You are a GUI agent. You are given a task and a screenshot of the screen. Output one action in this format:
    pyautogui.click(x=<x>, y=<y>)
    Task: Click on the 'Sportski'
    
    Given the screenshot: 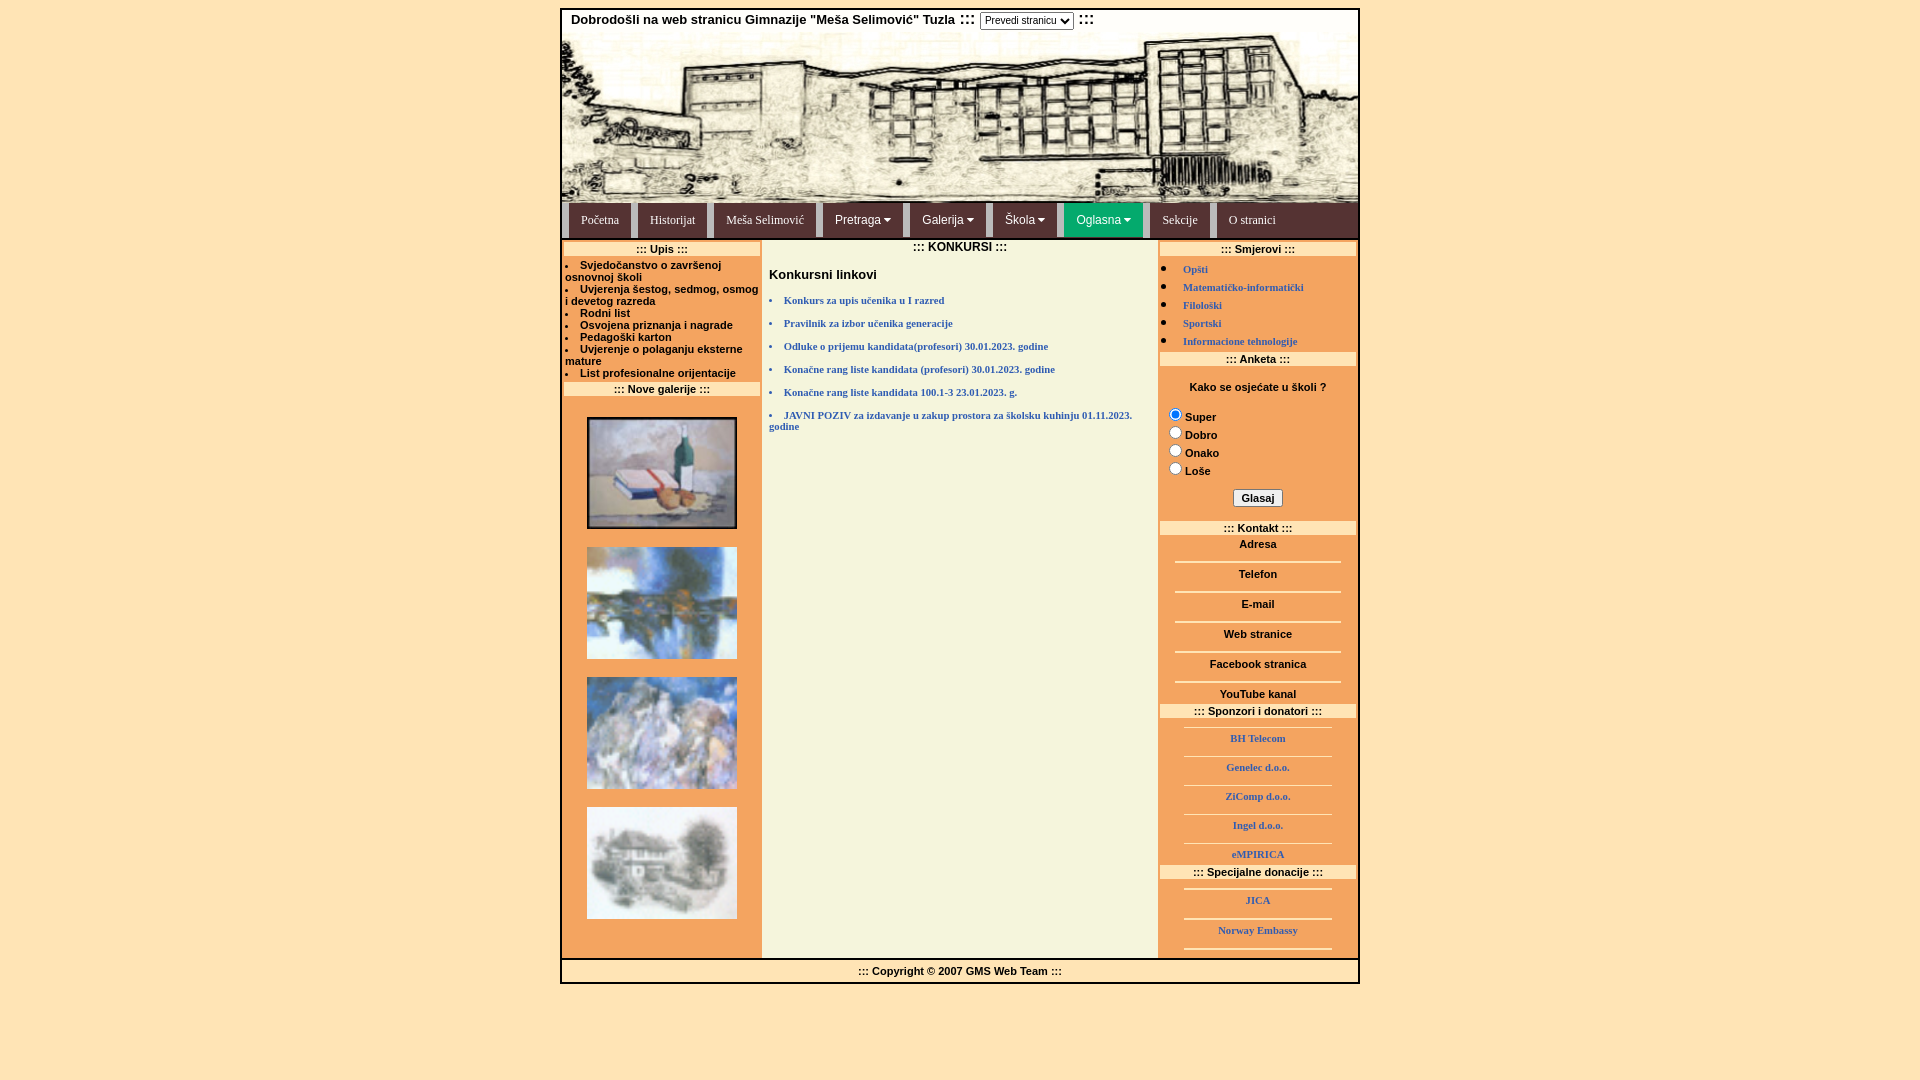 What is the action you would take?
    pyautogui.click(x=1201, y=322)
    